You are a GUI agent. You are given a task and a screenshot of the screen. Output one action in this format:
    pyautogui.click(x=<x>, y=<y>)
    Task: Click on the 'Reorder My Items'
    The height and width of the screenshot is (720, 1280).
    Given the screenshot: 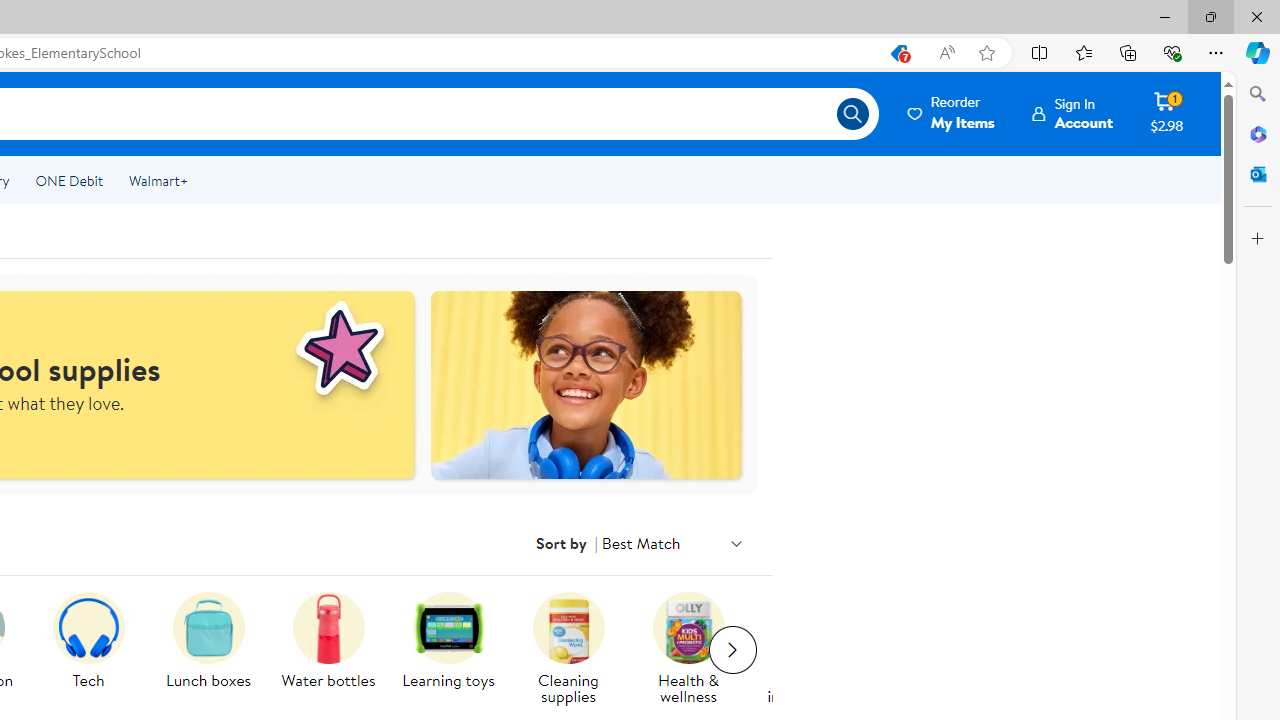 What is the action you would take?
    pyautogui.click(x=951, y=113)
    